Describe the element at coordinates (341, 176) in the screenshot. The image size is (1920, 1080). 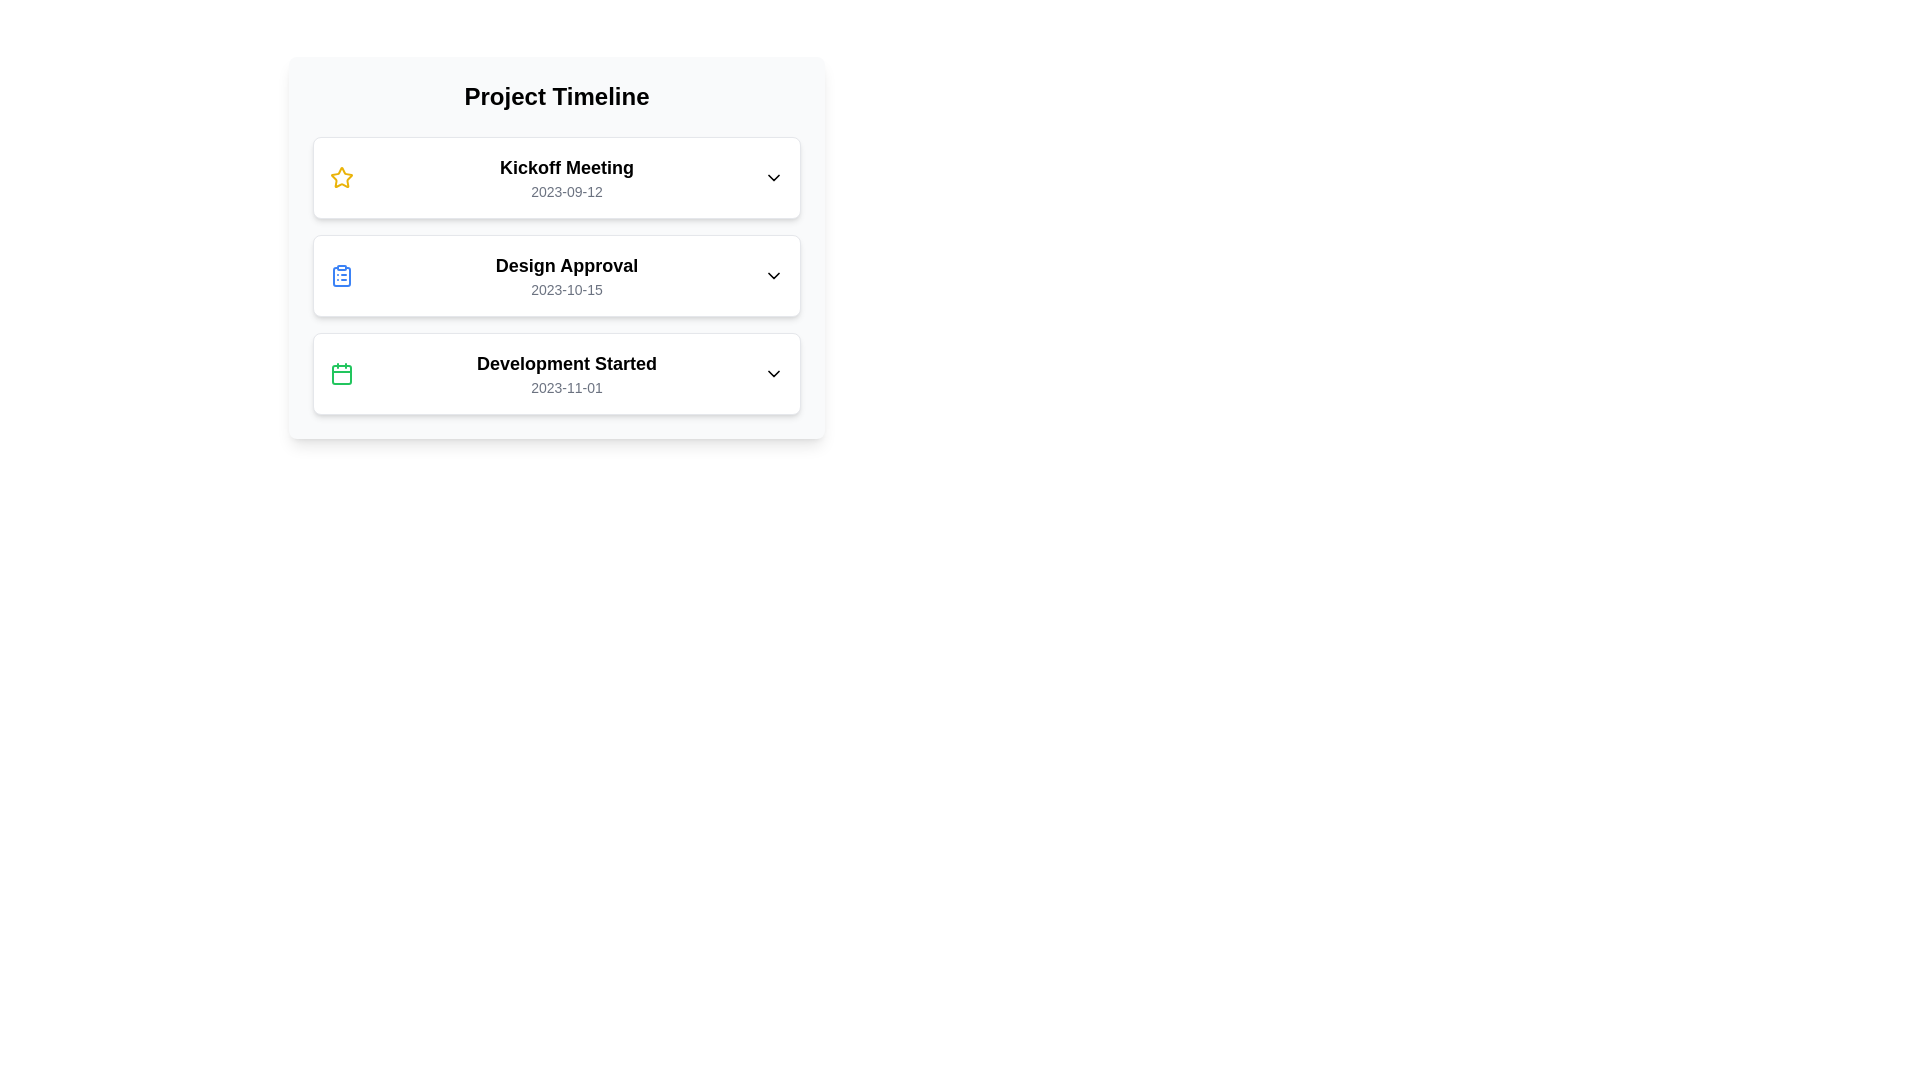
I see `the icon located beside the bold text 'Kickoff Meeting' in the leftmost part of the first item under the 'Project Timeline' header` at that location.